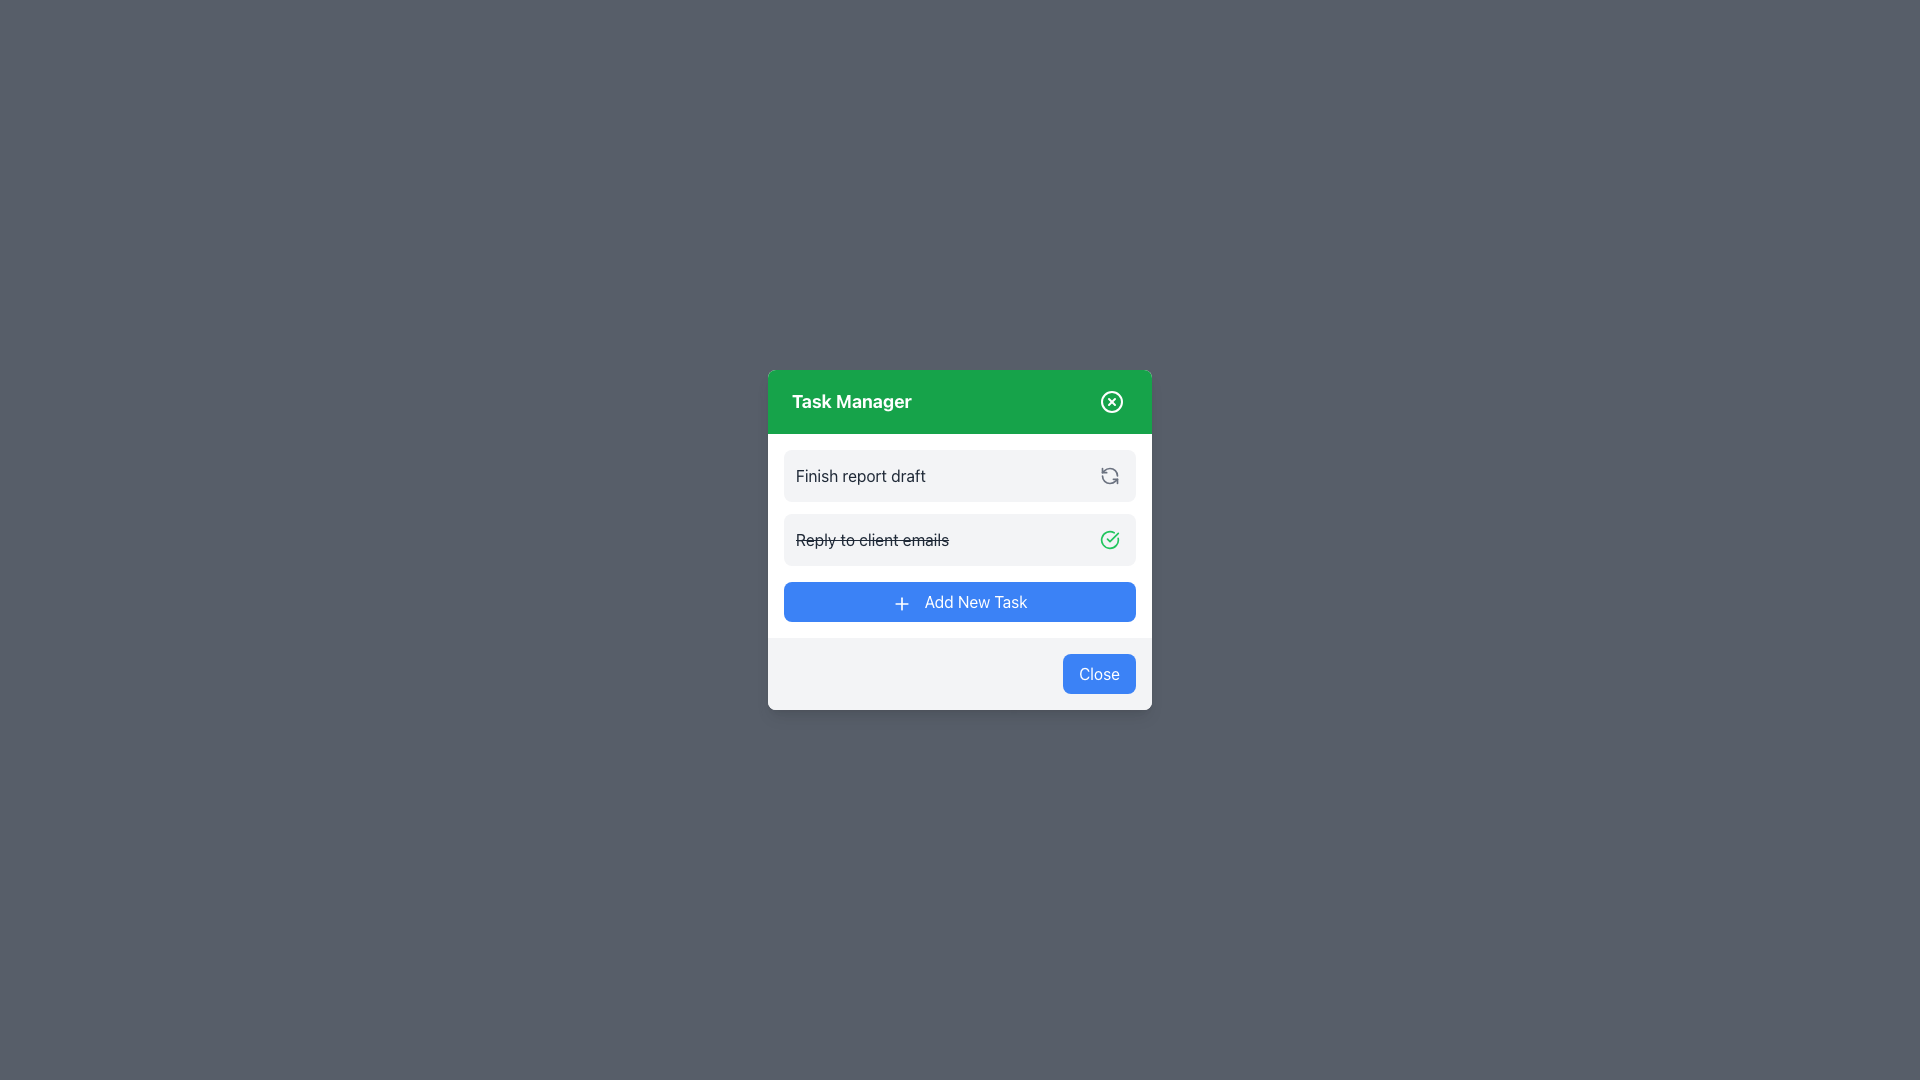 The image size is (1920, 1080). What do you see at coordinates (1111, 401) in the screenshot?
I see `the close button located at the top-right corner of the 'Task Manager' interface to trigger a visual interaction` at bounding box center [1111, 401].